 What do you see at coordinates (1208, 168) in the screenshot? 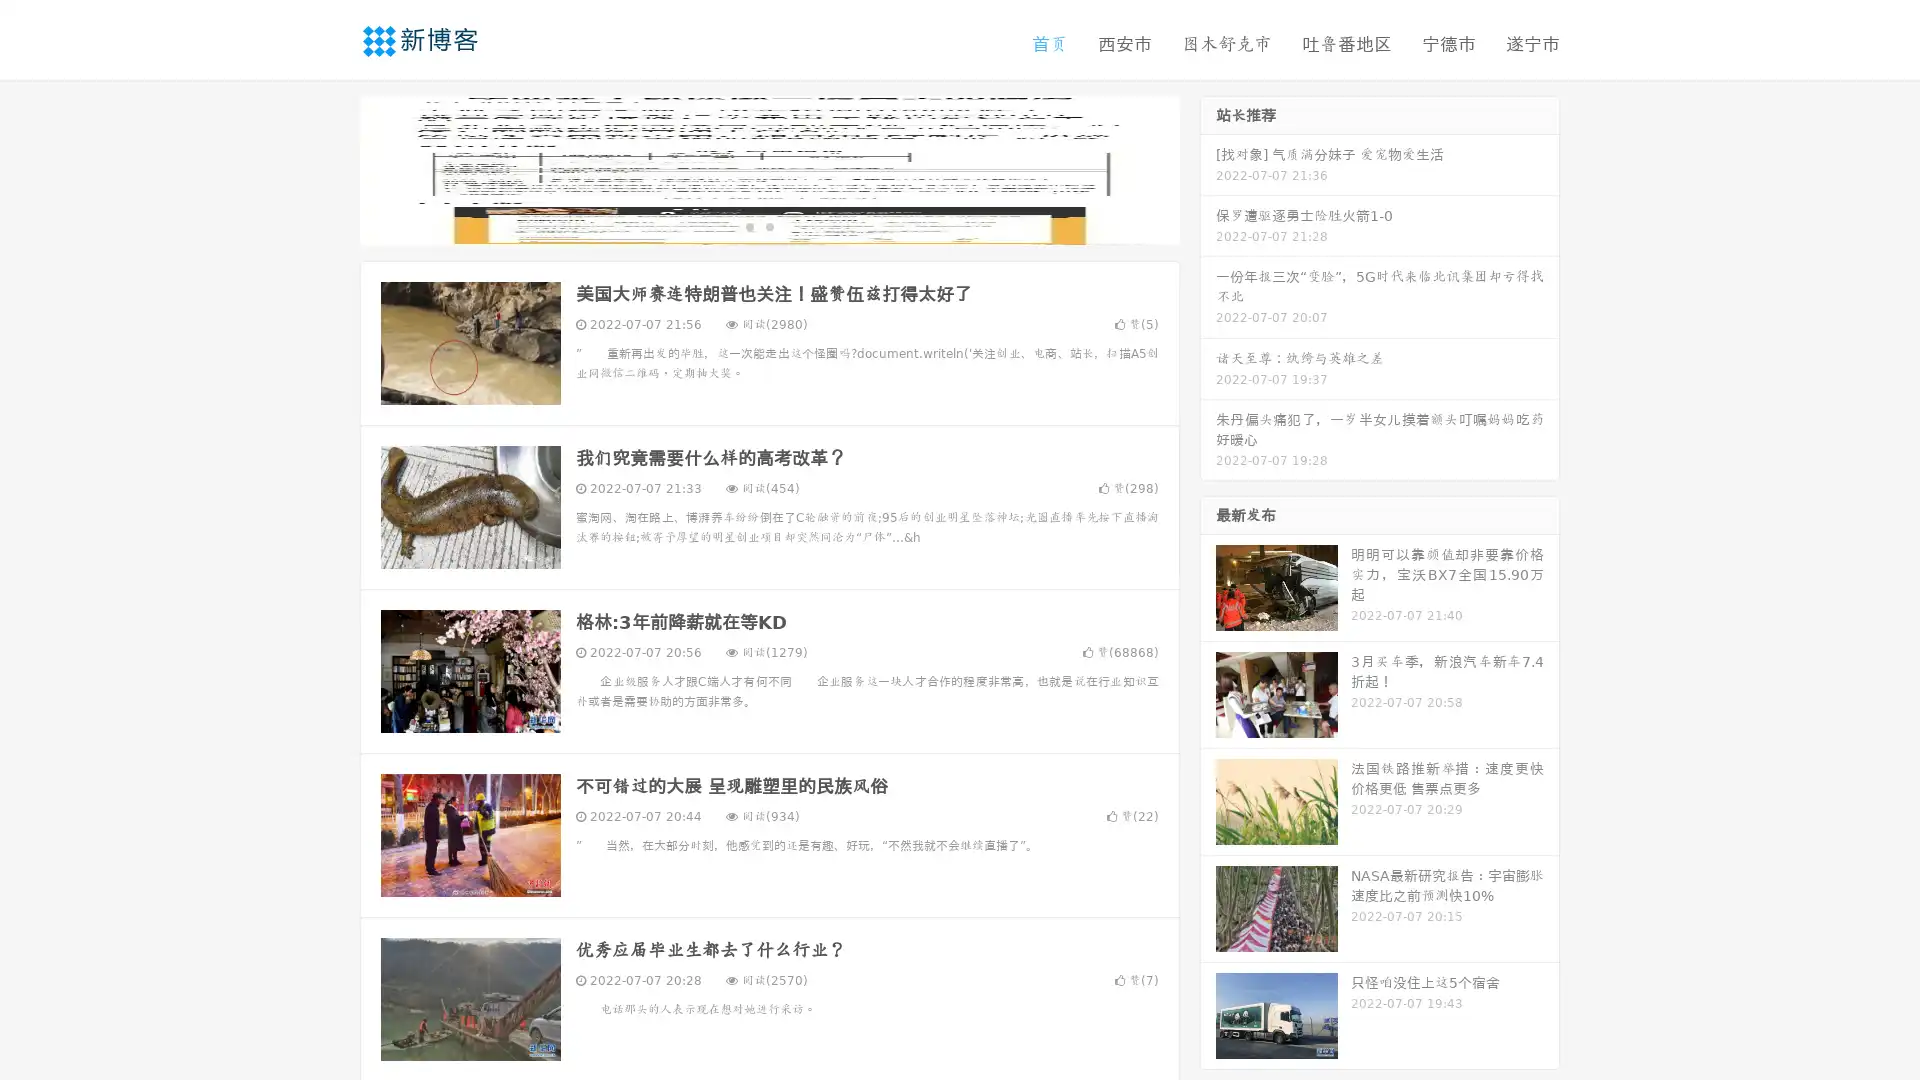
I see `Next slide` at bounding box center [1208, 168].